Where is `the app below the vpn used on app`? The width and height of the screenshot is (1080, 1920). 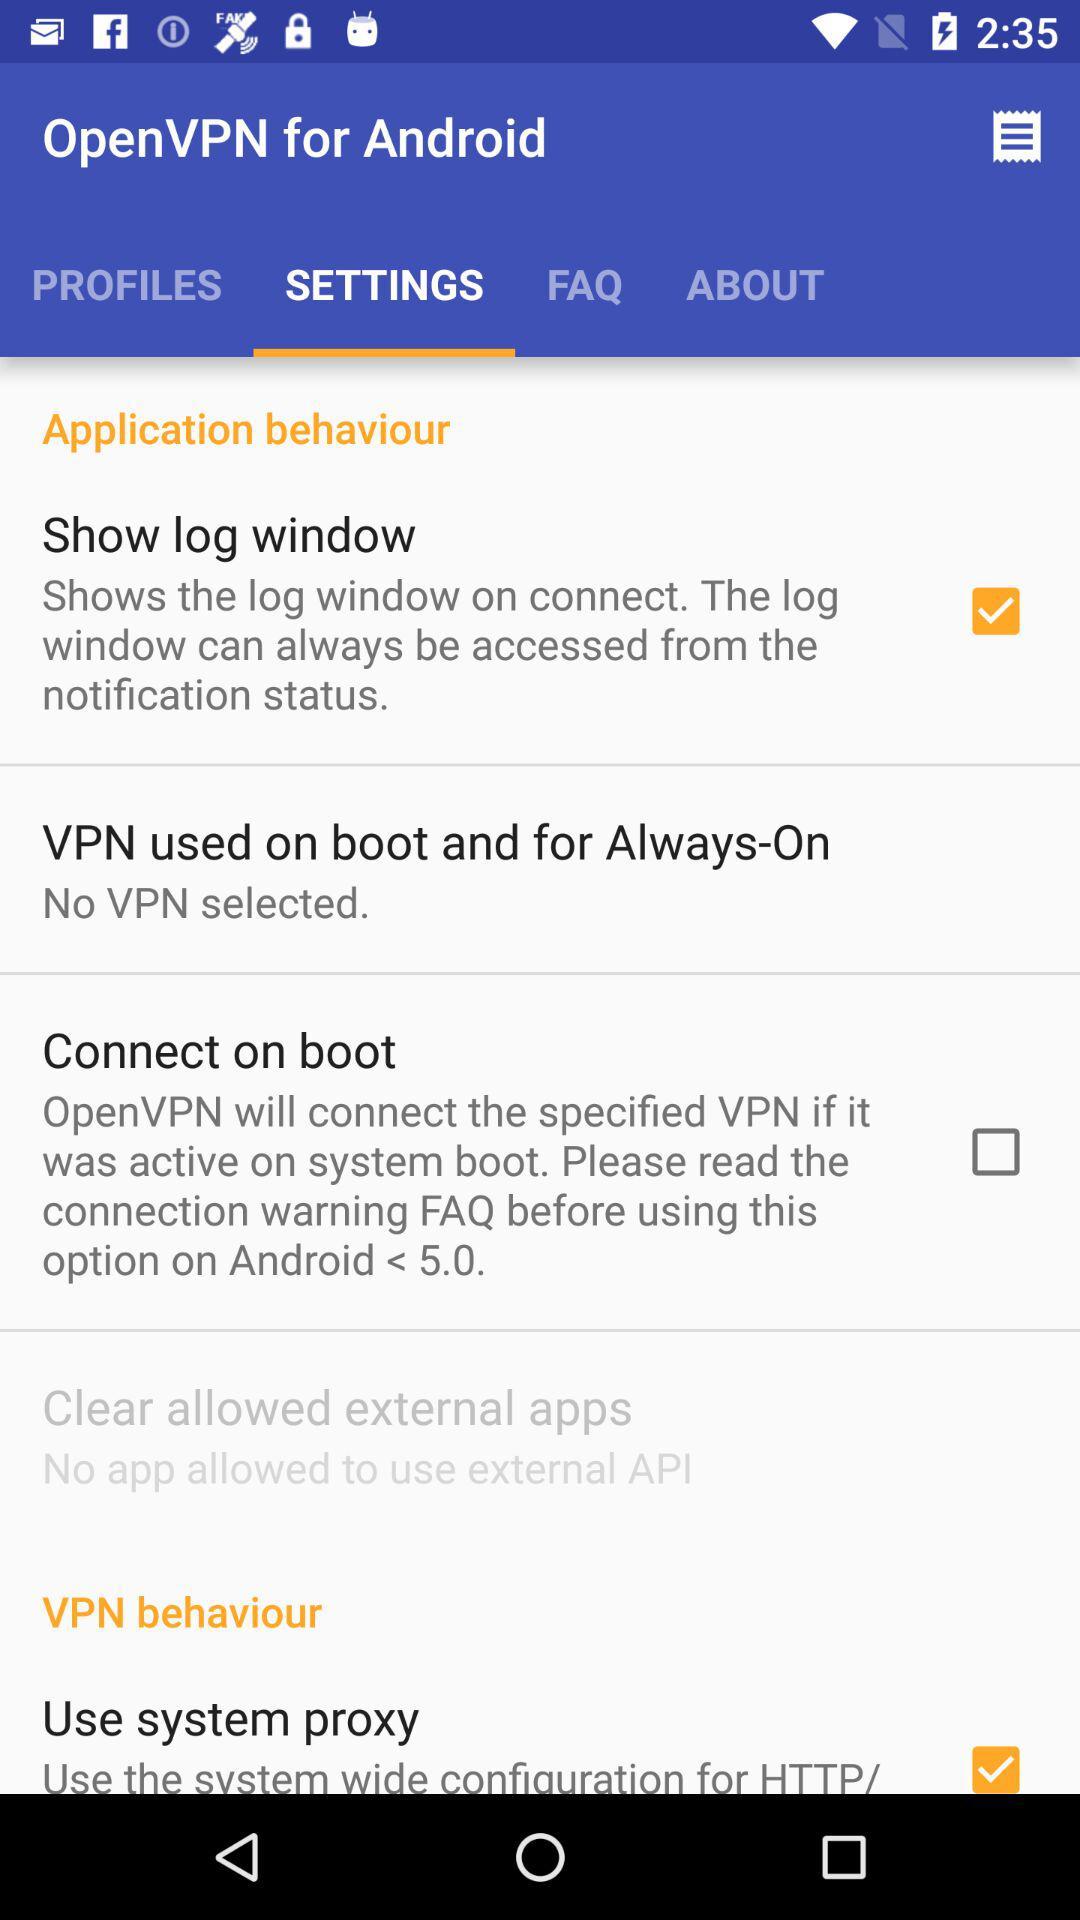 the app below the vpn used on app is located at coordinates (206, 900).